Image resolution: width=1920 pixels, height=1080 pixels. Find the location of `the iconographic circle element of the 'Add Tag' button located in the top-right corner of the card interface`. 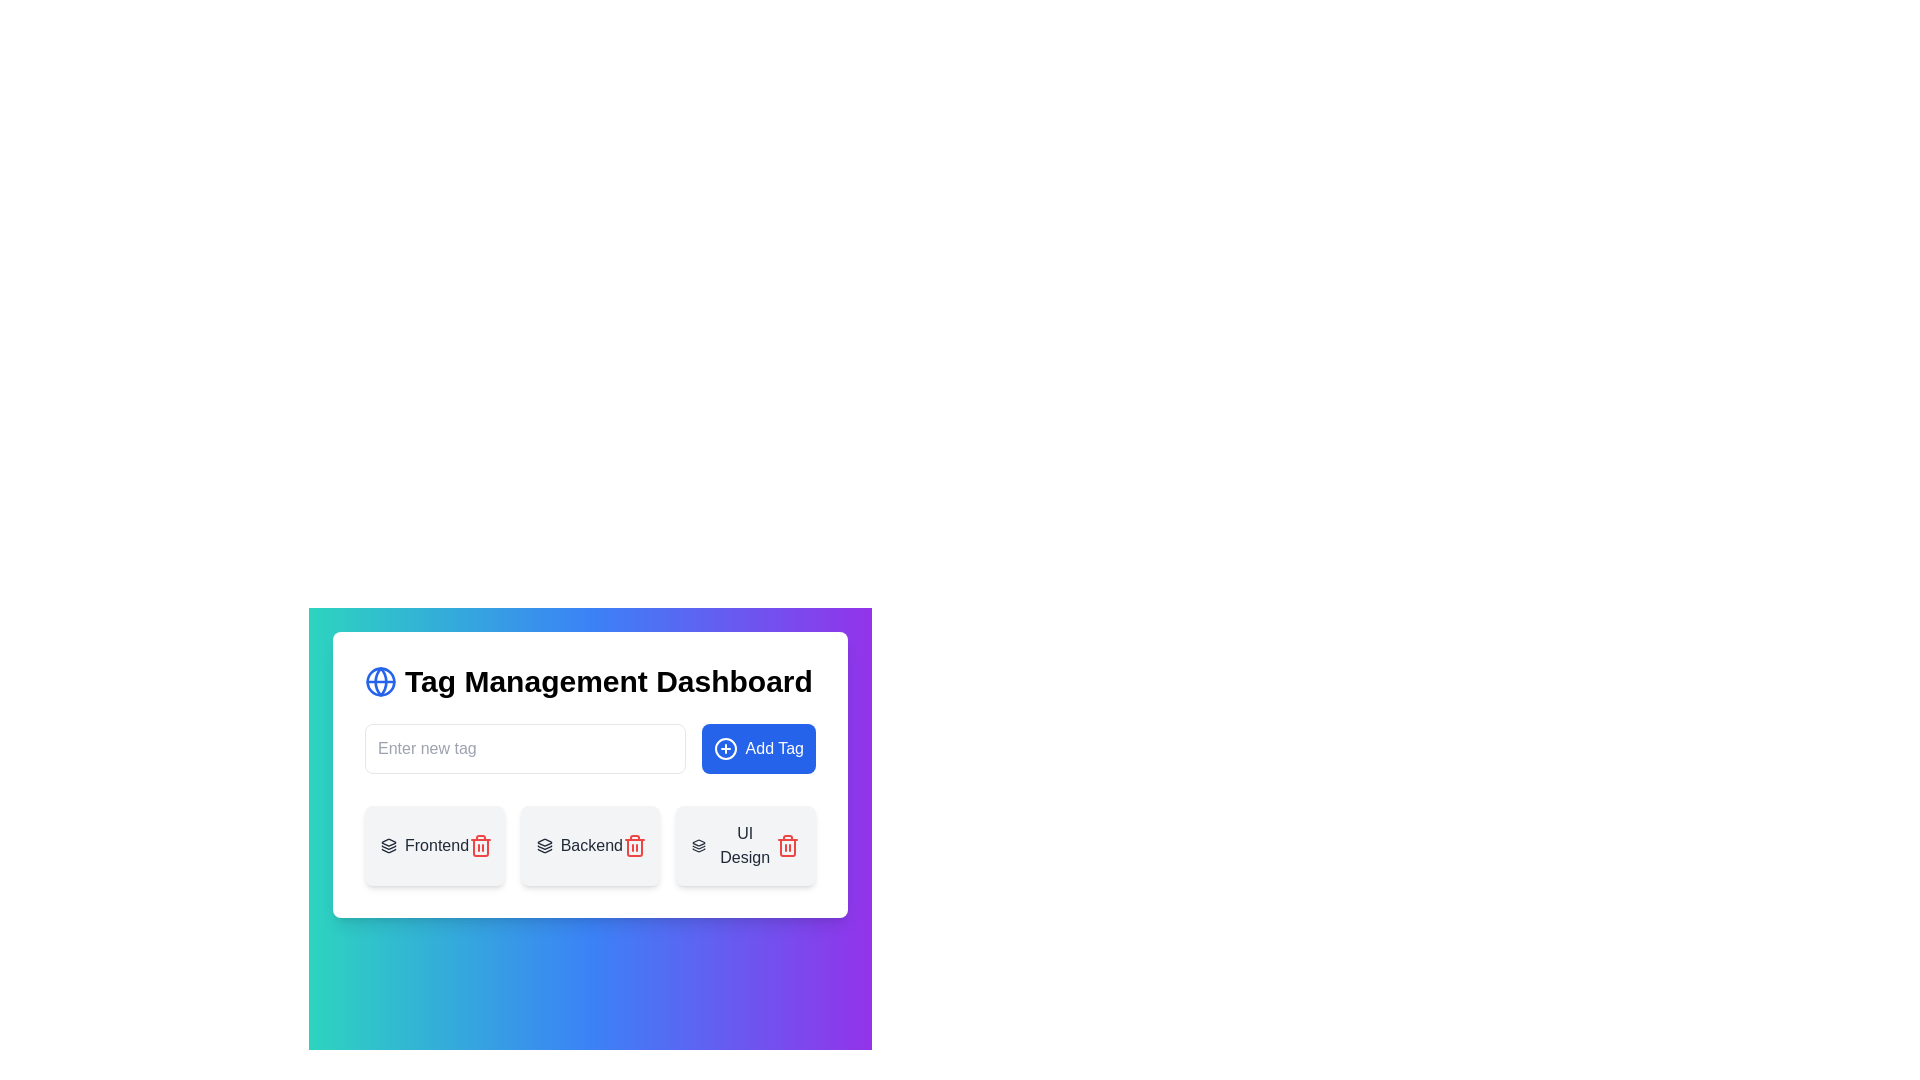

the iconographic circle element of the 'Add Tag' button located in the top-right corner of the card interface is located at coordinates (724, 748).